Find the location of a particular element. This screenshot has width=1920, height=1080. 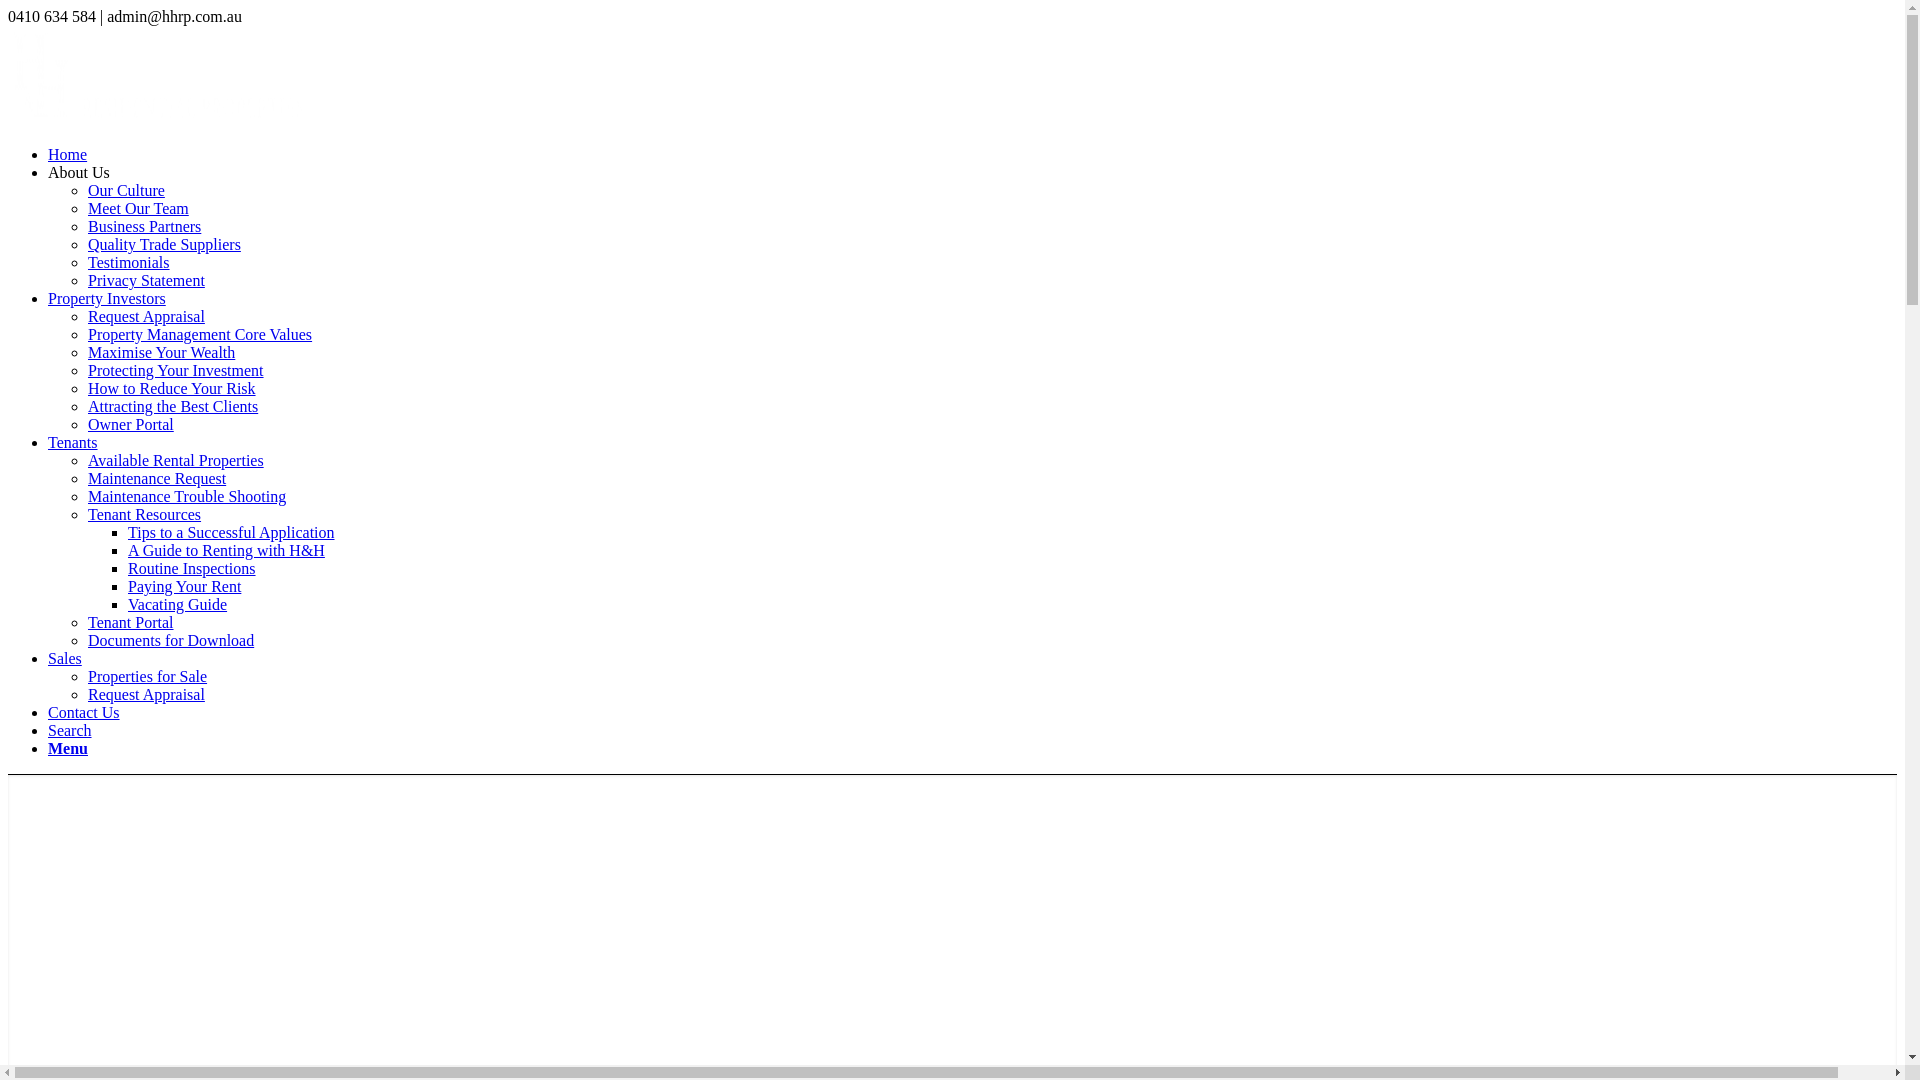

'Request Appraisal' is located at coordinates (86, 693).